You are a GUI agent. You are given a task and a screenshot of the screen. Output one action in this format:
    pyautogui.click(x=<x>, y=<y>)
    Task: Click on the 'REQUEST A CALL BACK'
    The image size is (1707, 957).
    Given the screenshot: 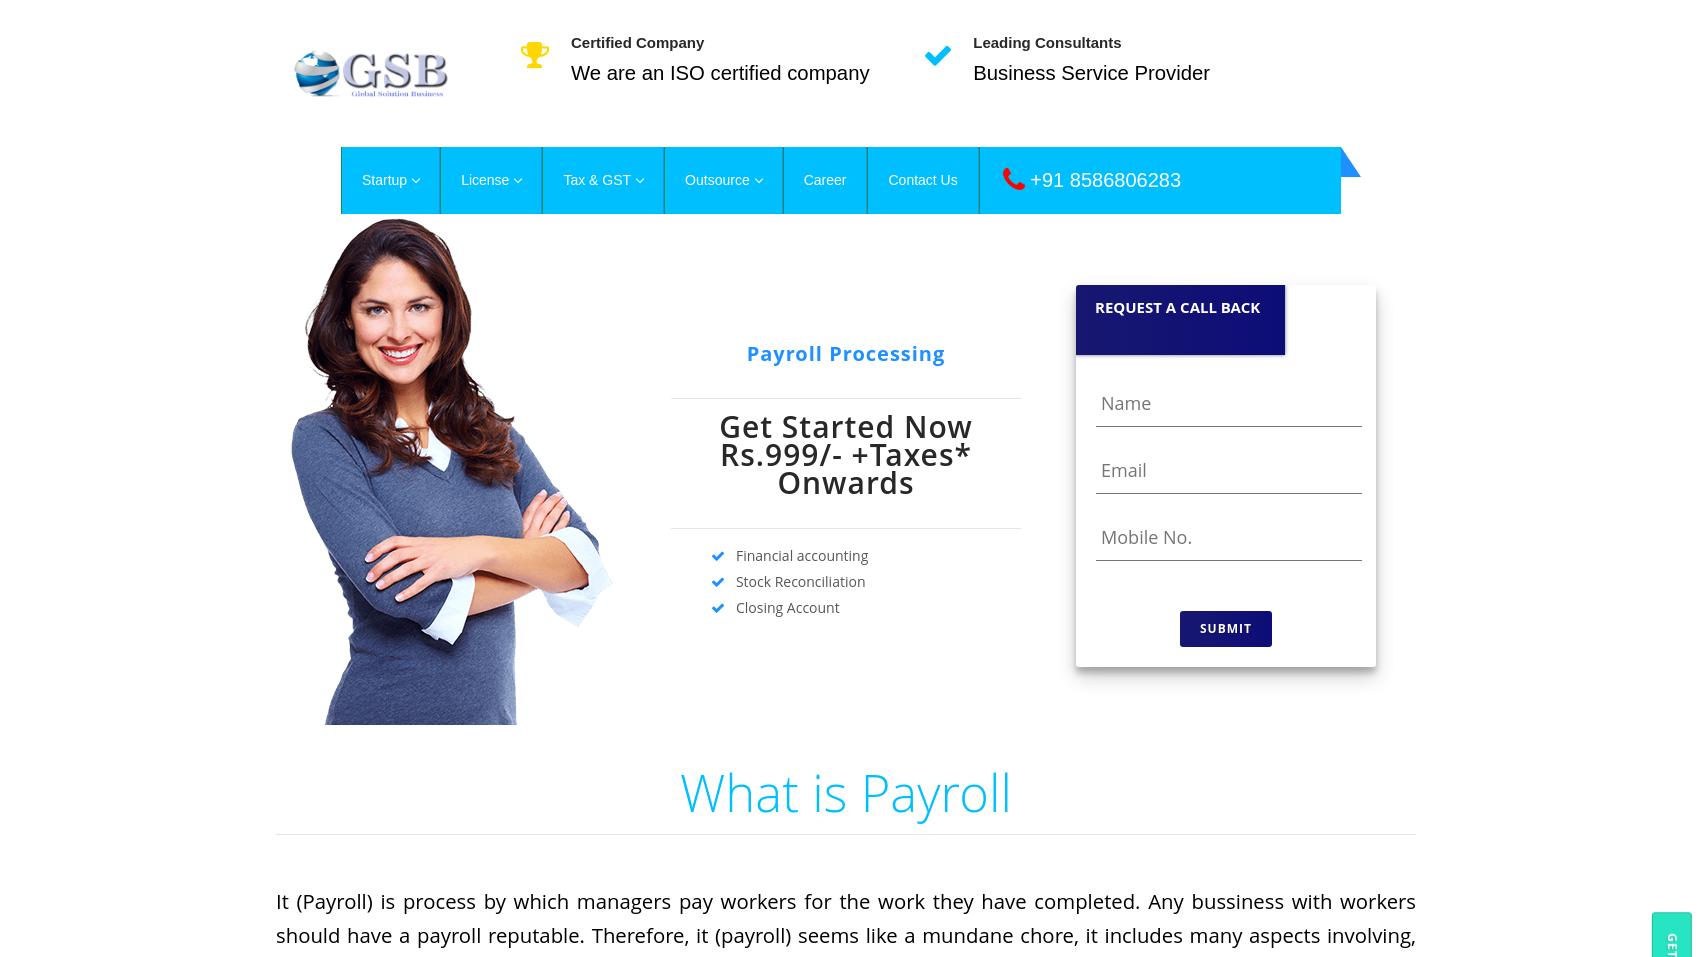 What is the action you would take?
    pyautogui.click(x=1176, y=305)
    